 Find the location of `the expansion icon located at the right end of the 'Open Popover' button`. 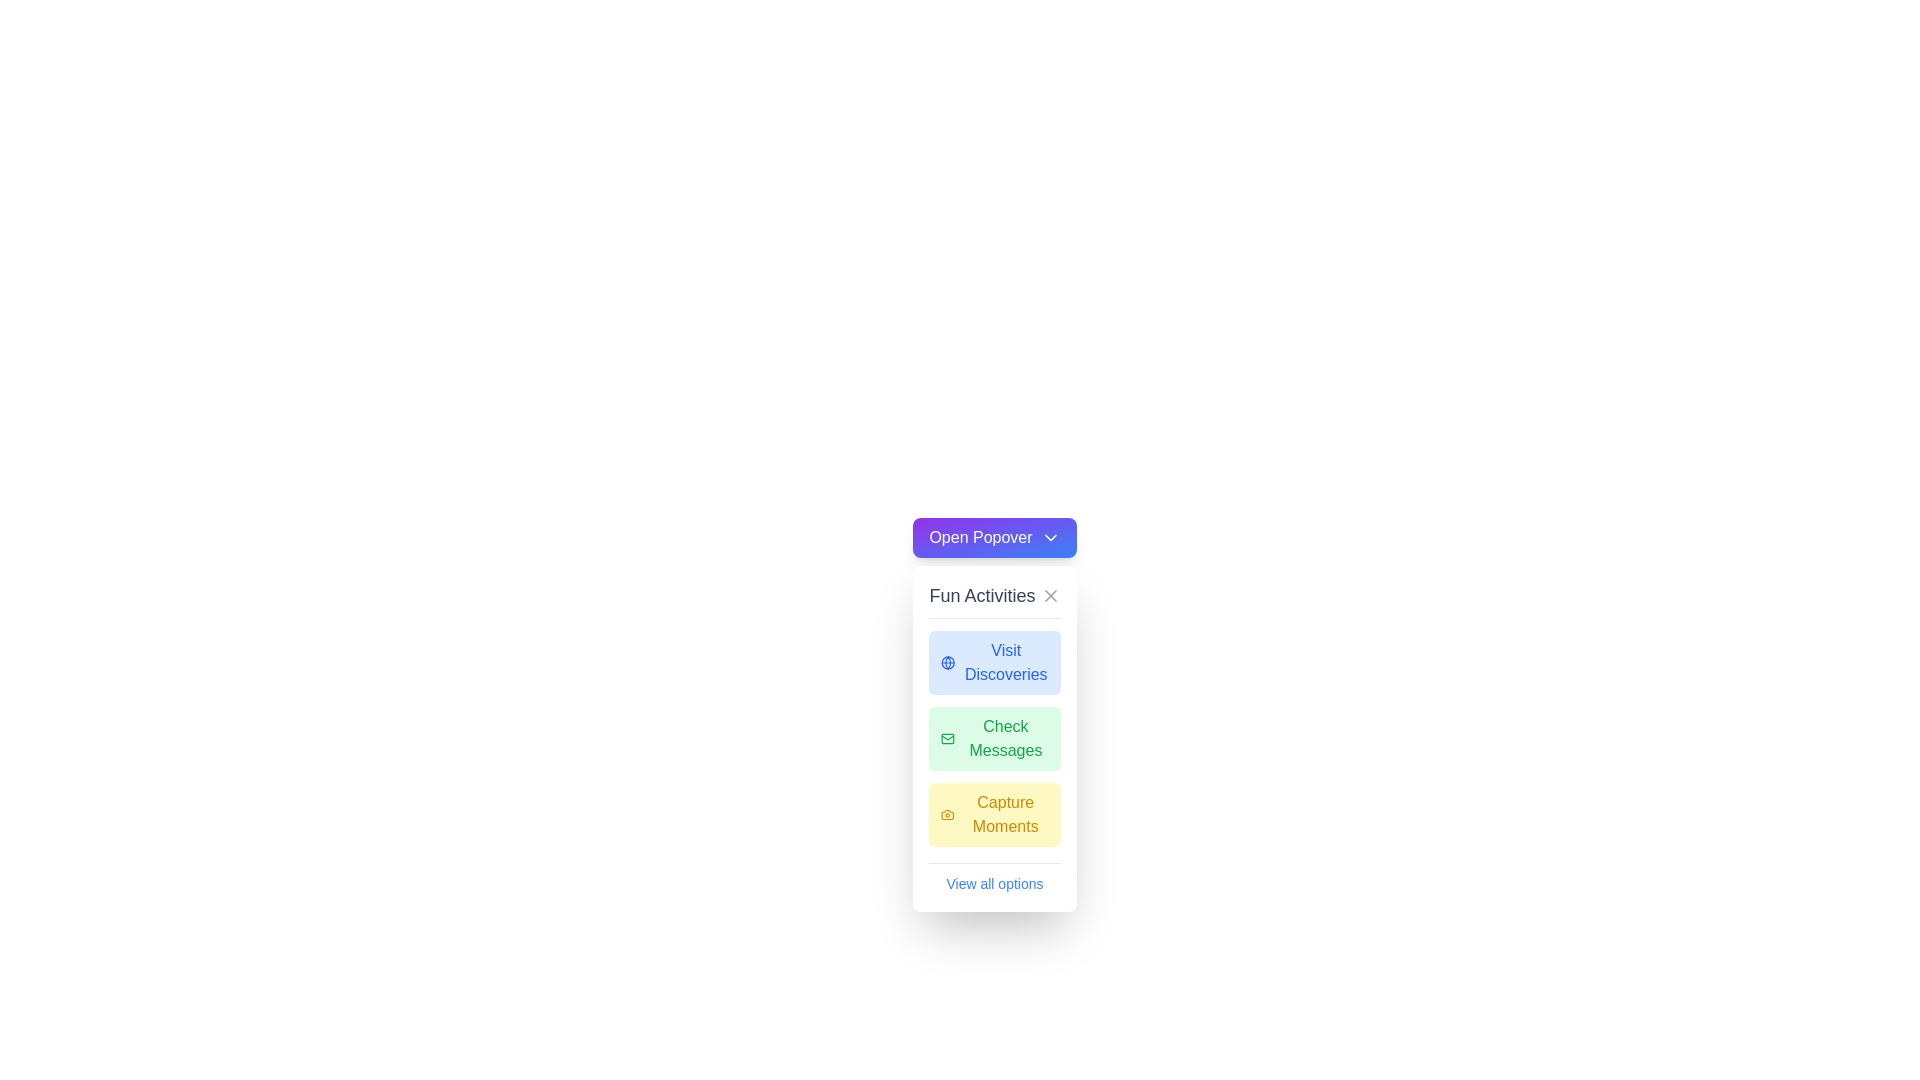

the expansion icon located at the right end of the 'Open Popover' button is located at coordinates (1049, 536).